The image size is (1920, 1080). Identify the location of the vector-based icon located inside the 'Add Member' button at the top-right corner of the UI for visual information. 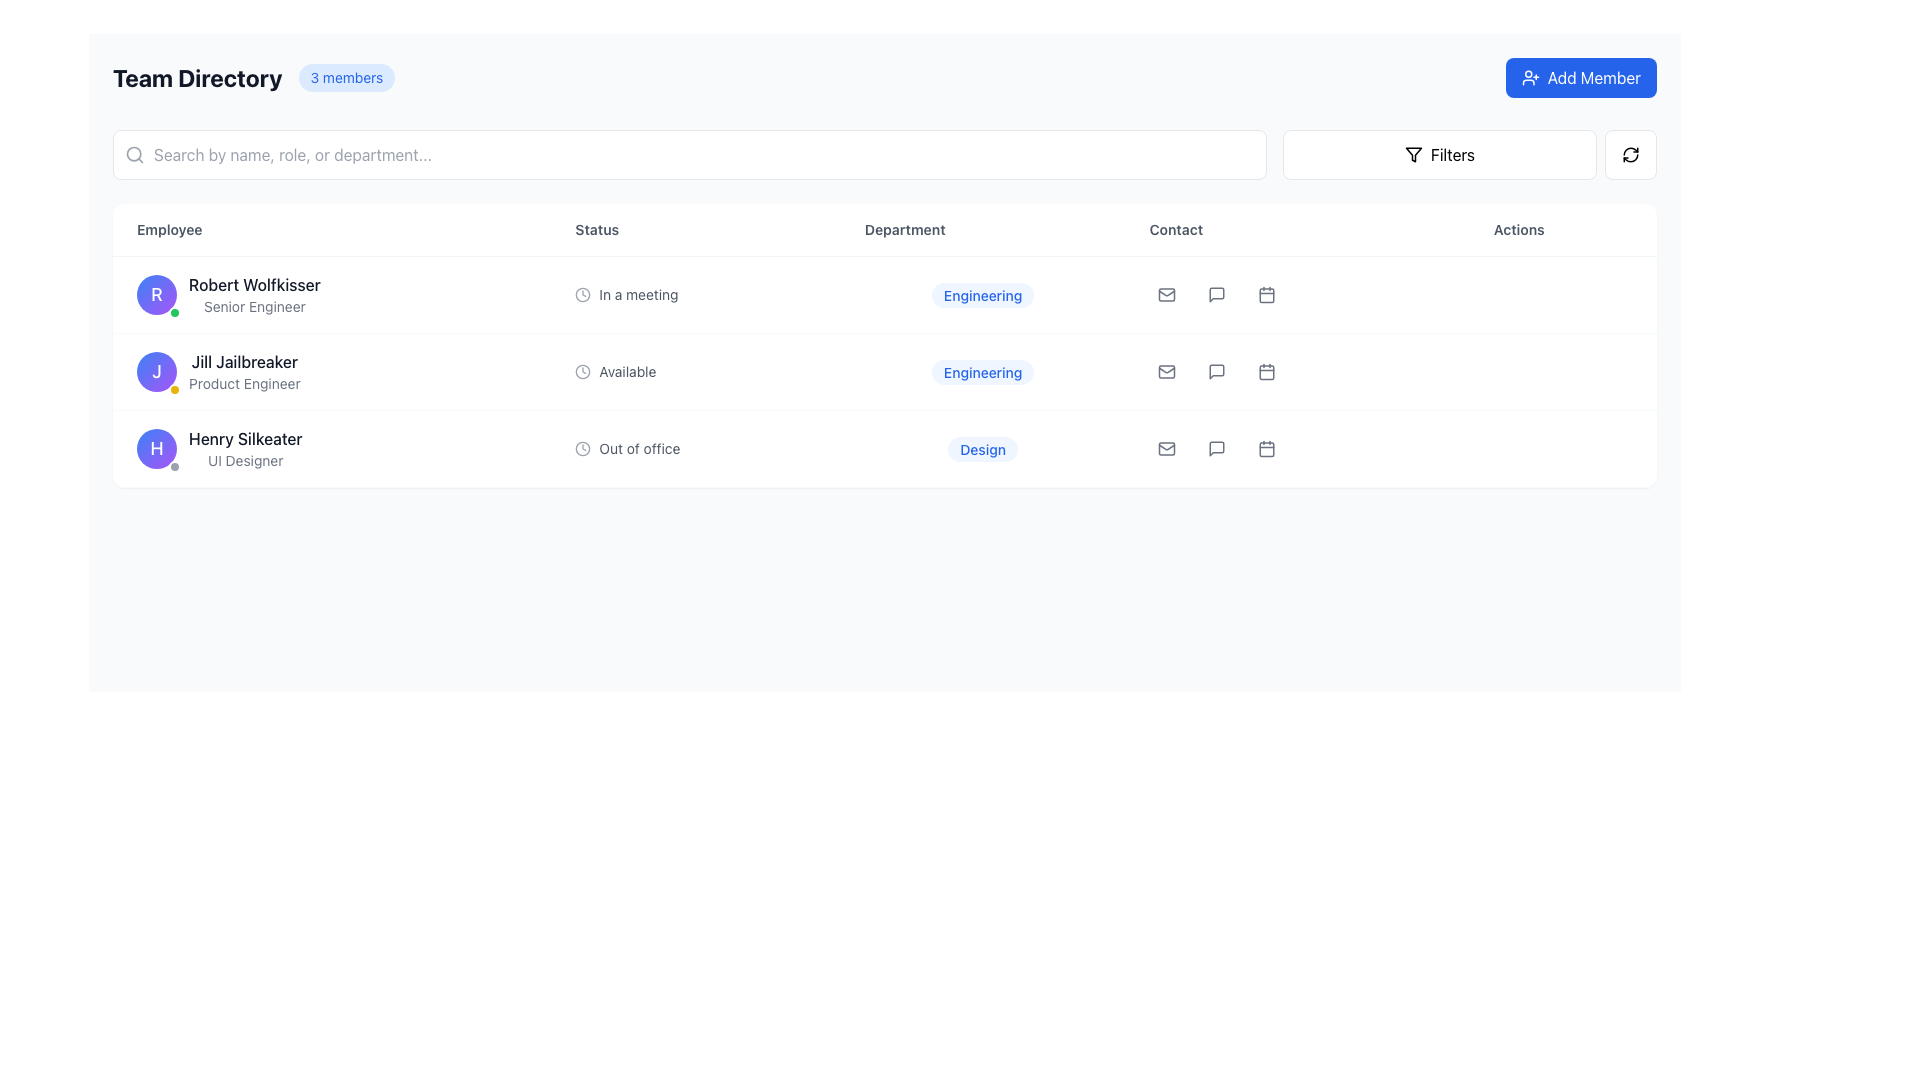
(1529, 76).